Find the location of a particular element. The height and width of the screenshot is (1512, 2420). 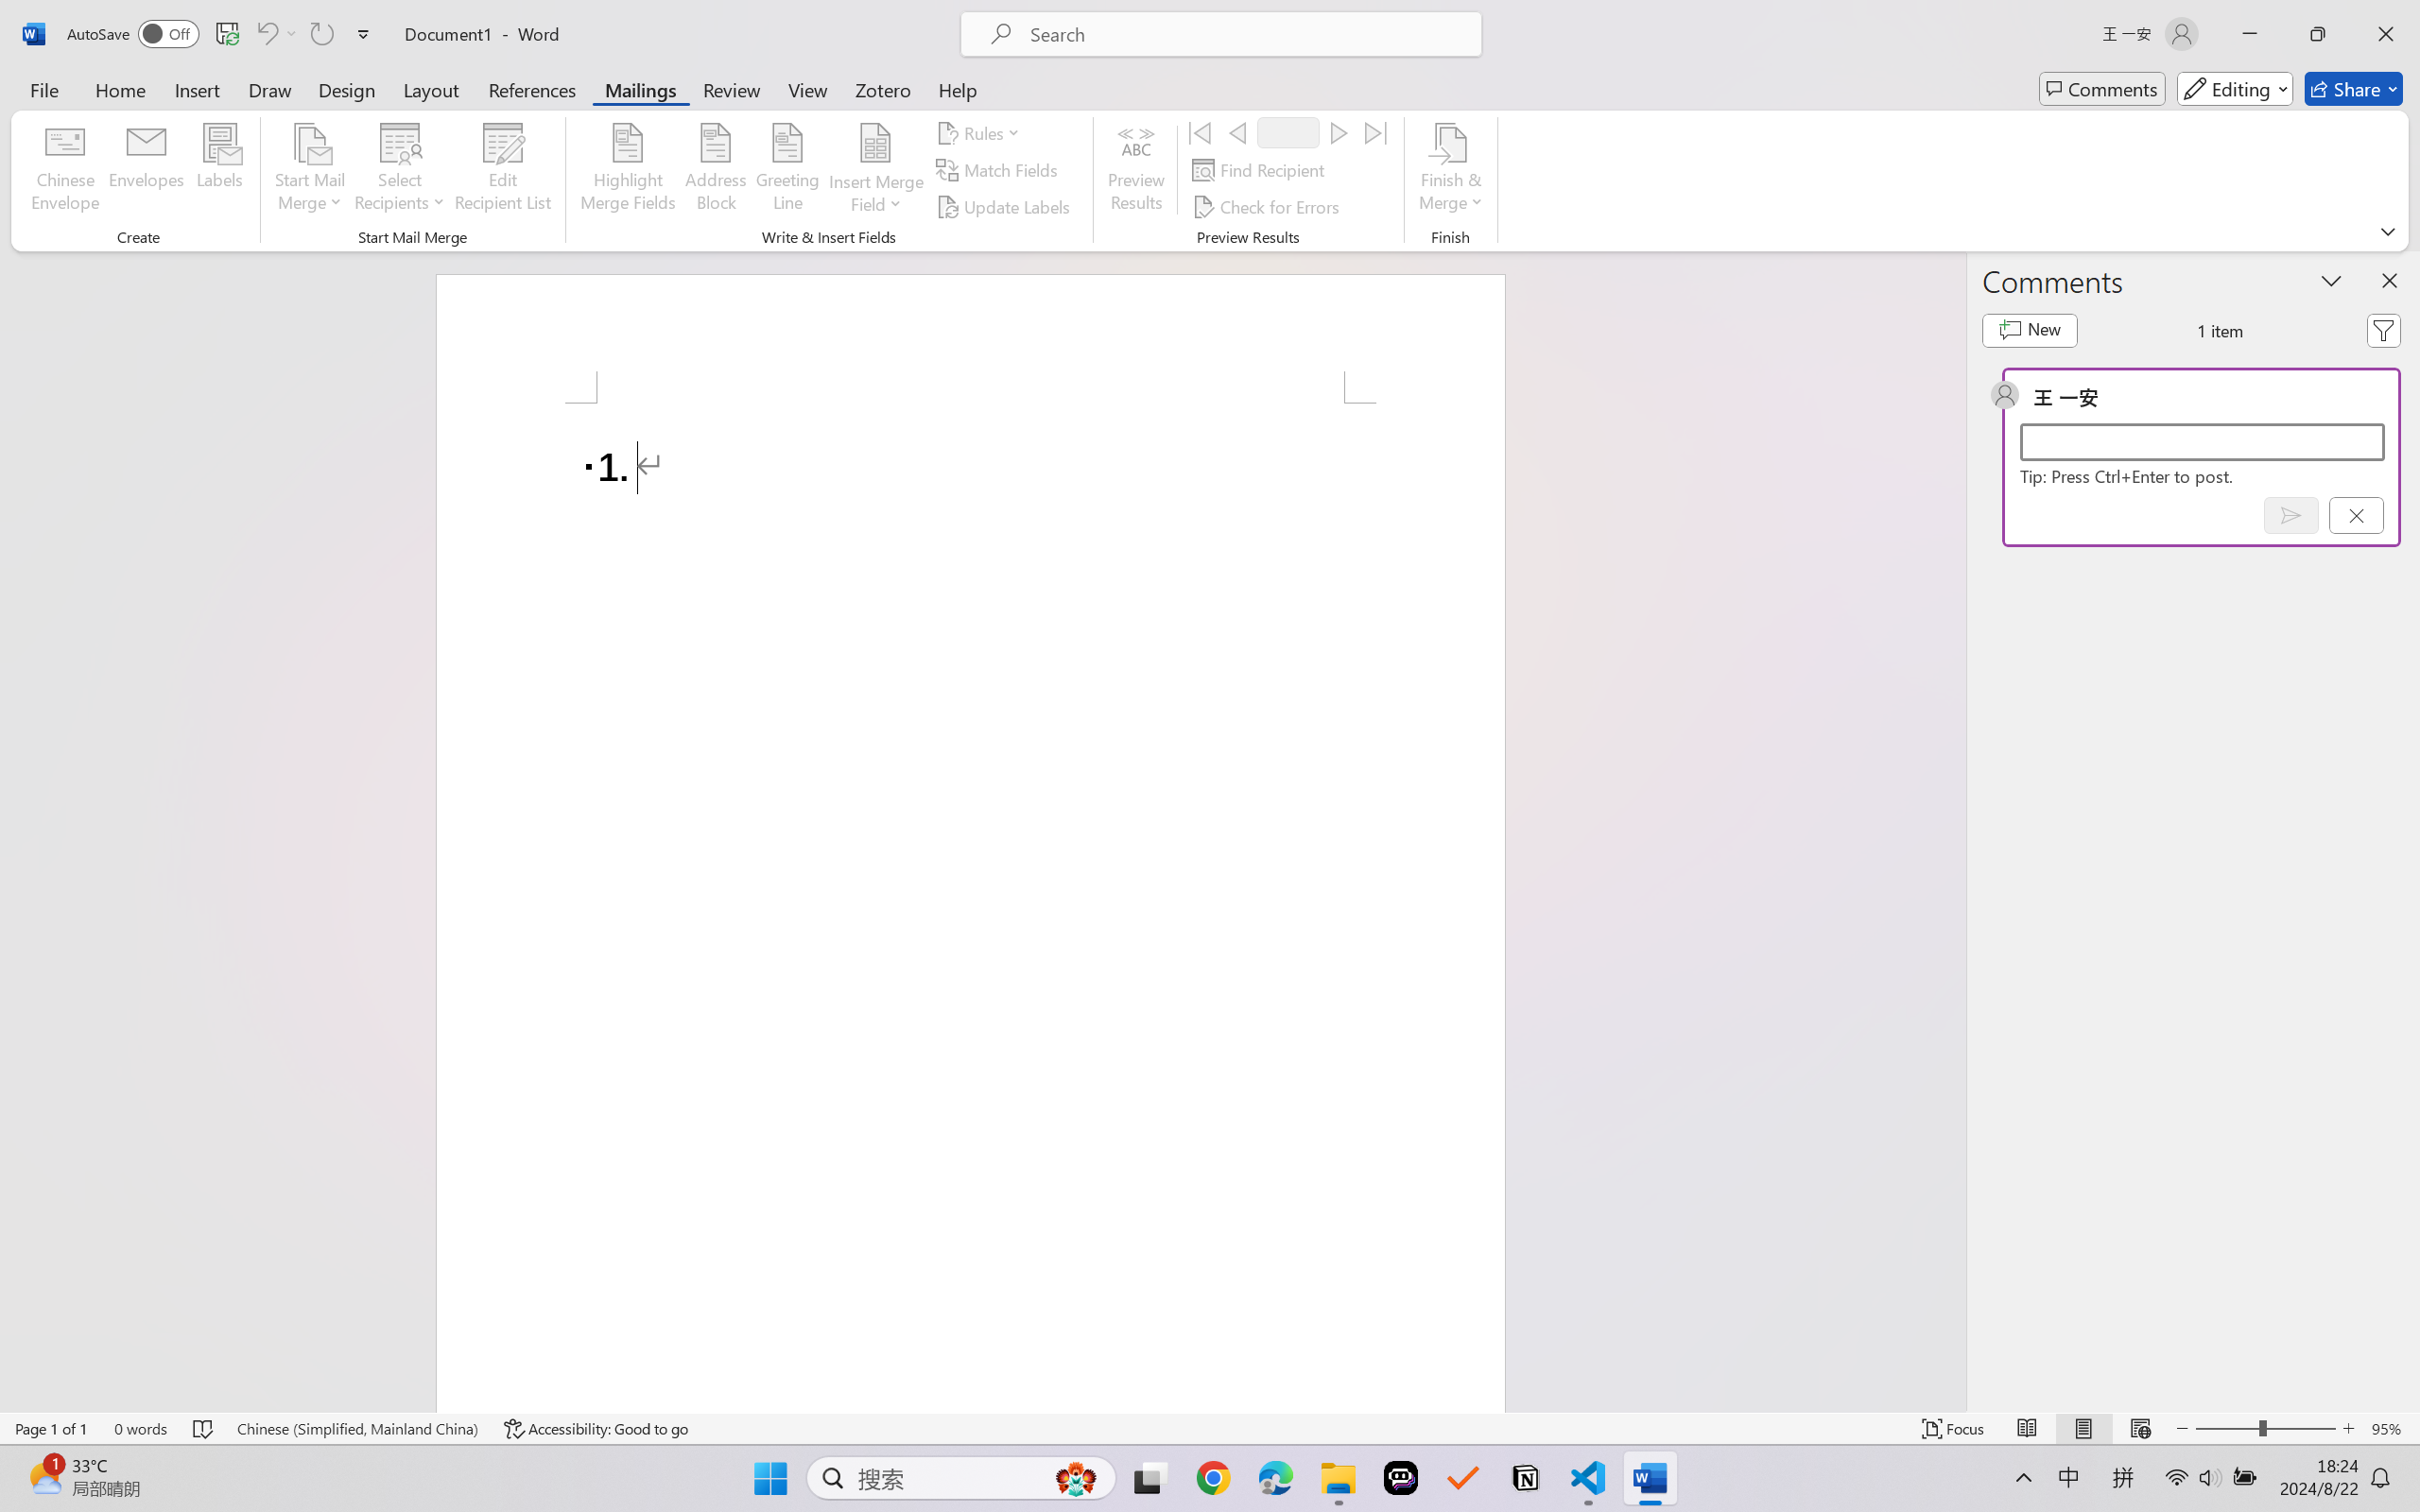

'Address Block...' is located at coordinates (716, 170).